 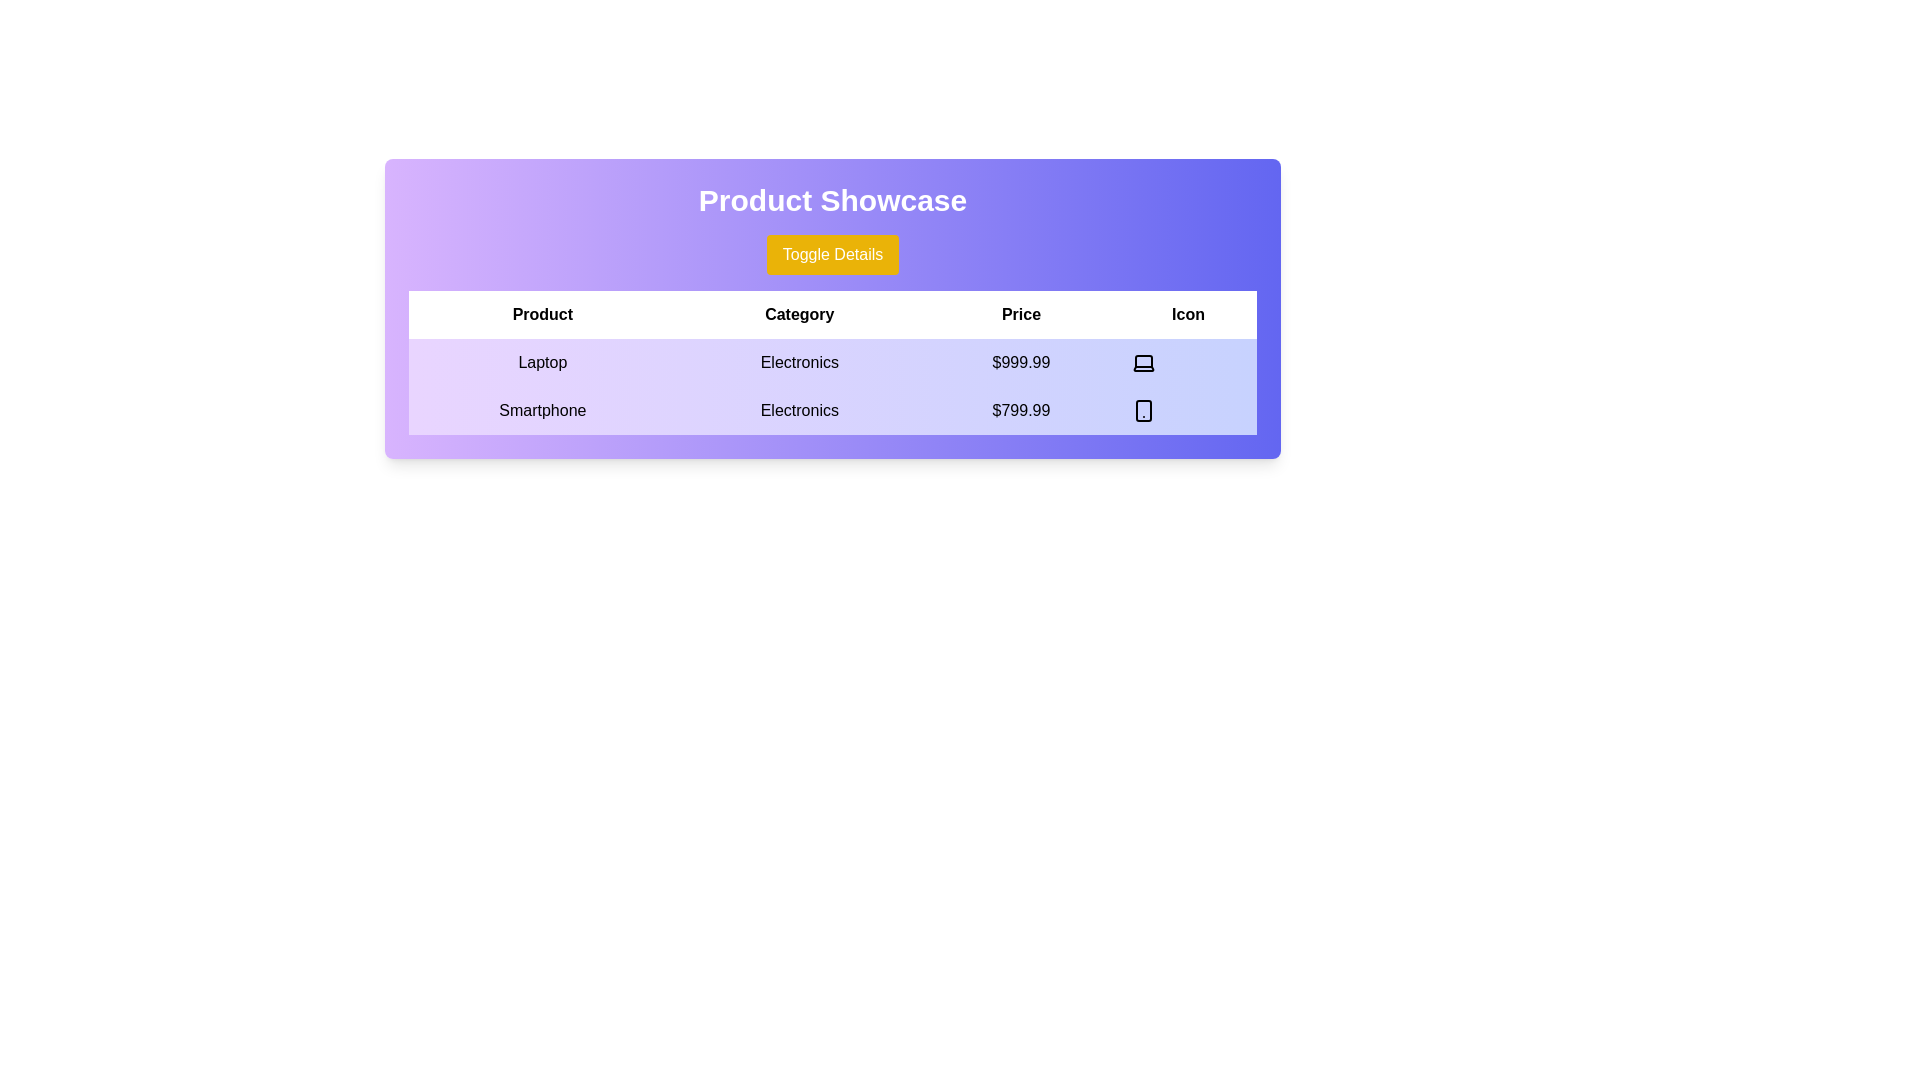 What do you see at coordinates (833, 362) in the screenshot?
I see `the second cell in the first row of the table that contains the text 'Laptop', 'Electronics', and '$999.99', with a gradient background from purple to indigo` at bounding box center [833, 362].